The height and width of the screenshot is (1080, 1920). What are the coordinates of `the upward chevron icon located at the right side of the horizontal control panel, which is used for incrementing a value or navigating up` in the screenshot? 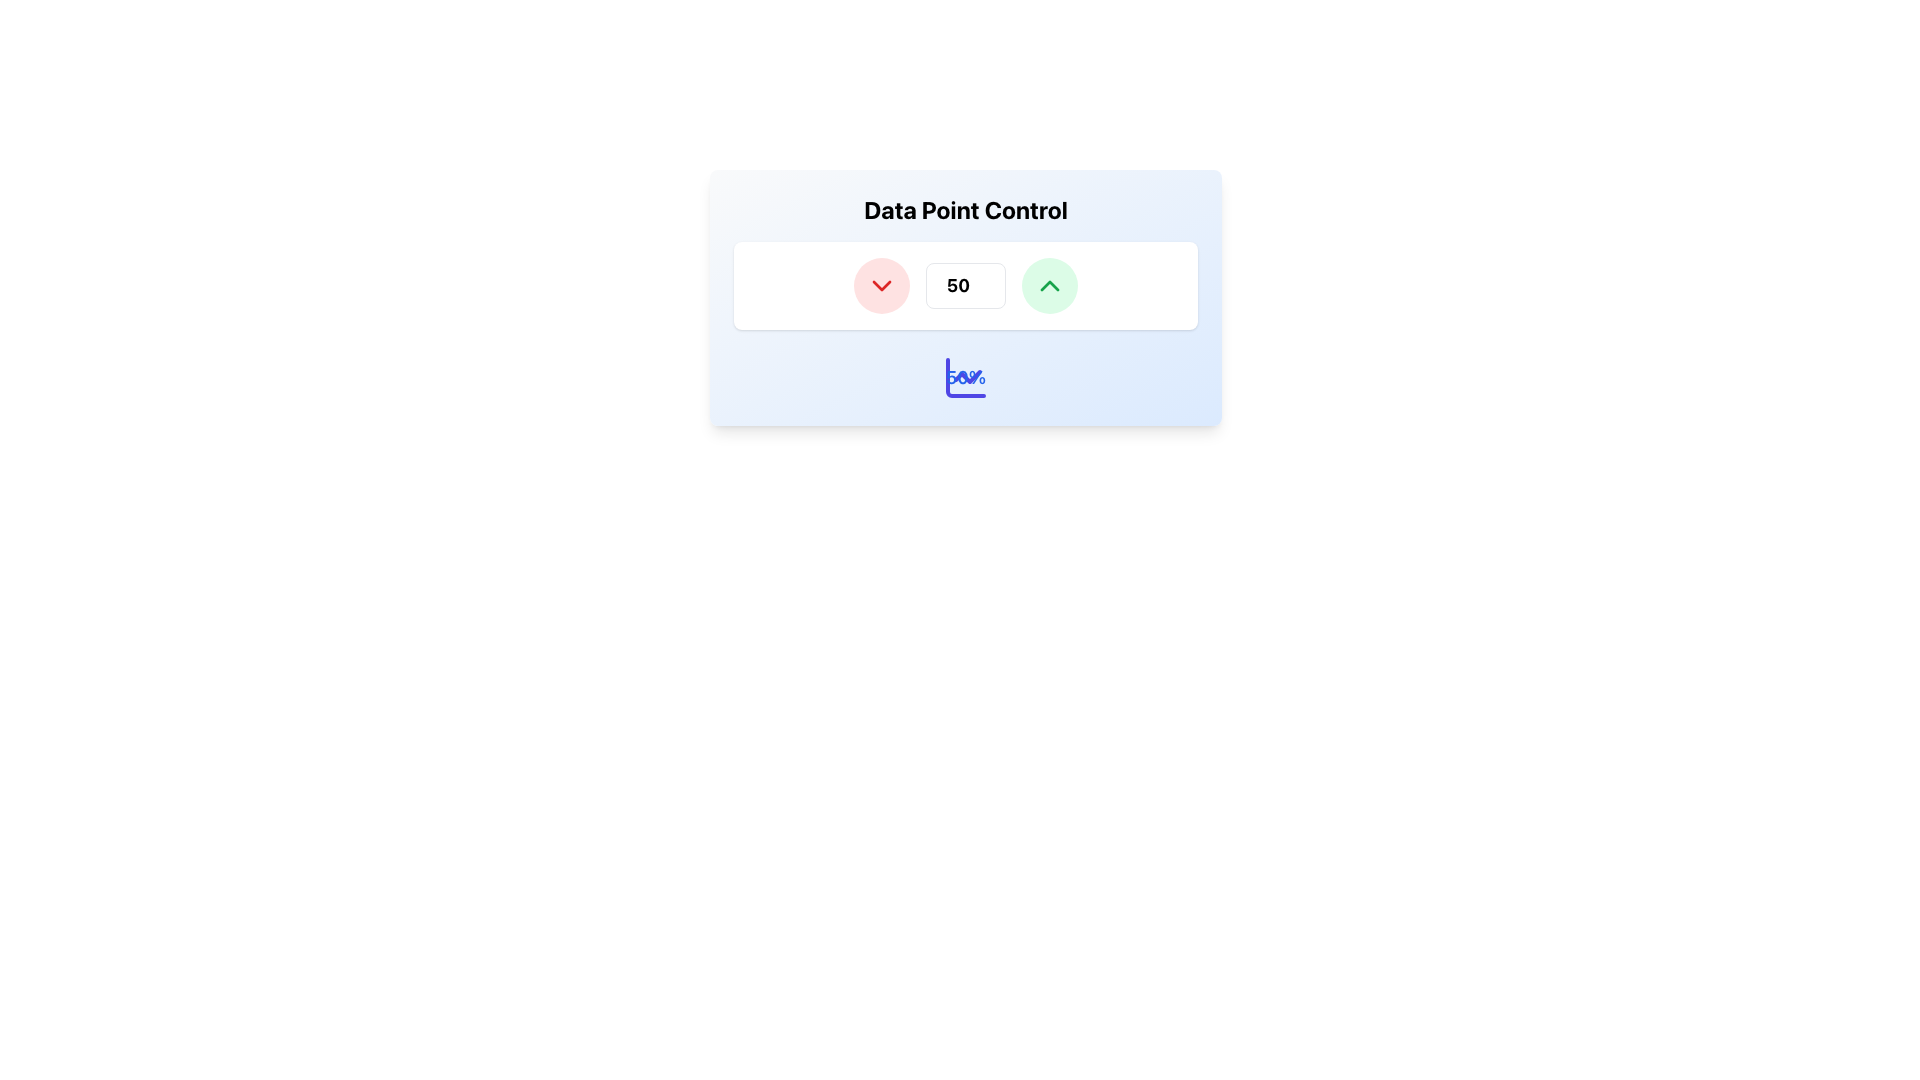 It's located at (1049, 285).